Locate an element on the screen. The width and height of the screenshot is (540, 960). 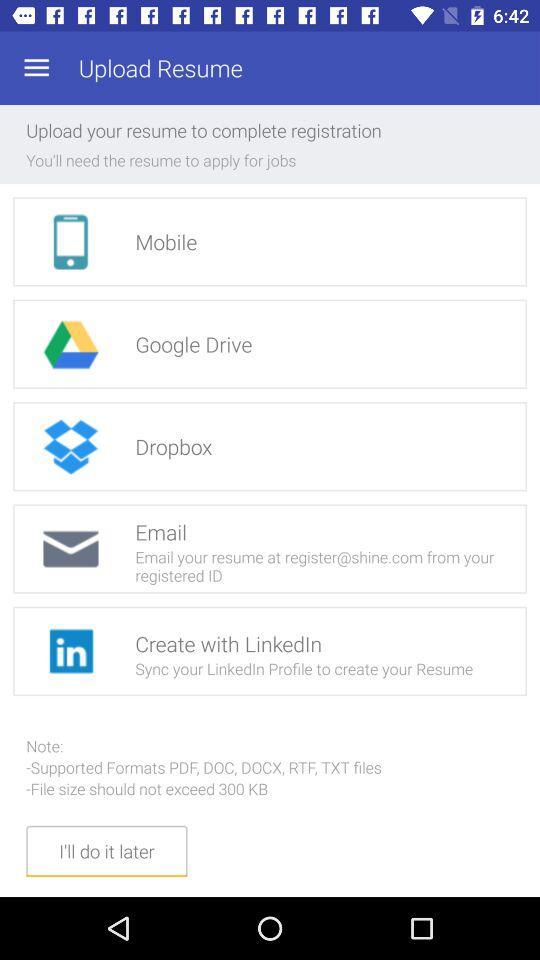
the icon below email icon is located at coordinates (69, 650).